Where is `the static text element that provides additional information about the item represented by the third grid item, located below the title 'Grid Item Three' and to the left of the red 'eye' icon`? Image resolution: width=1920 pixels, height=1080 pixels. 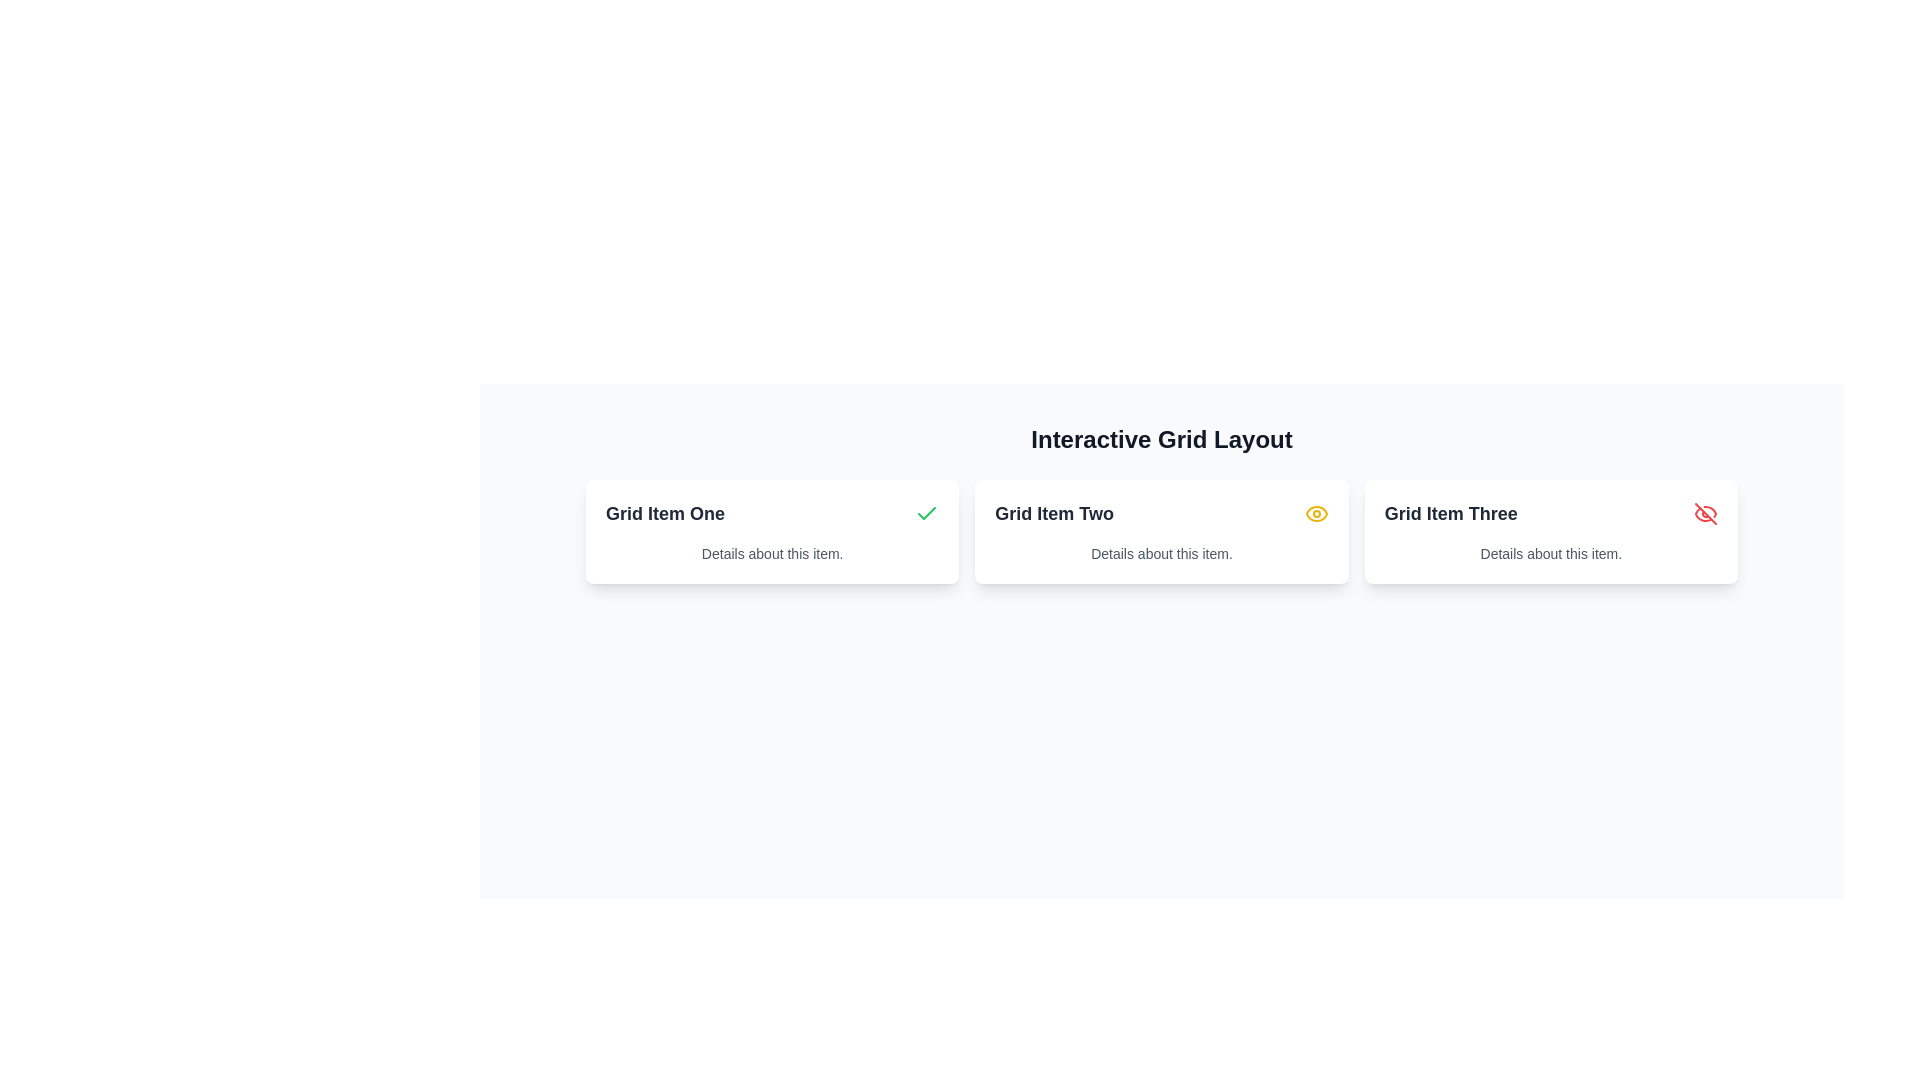 the static text element that provides additional information about the item represented by the third grid item, located below the title 'Grid Item Three' and to the left of the red 'eye' icon is located at coordinates (1550, 554).